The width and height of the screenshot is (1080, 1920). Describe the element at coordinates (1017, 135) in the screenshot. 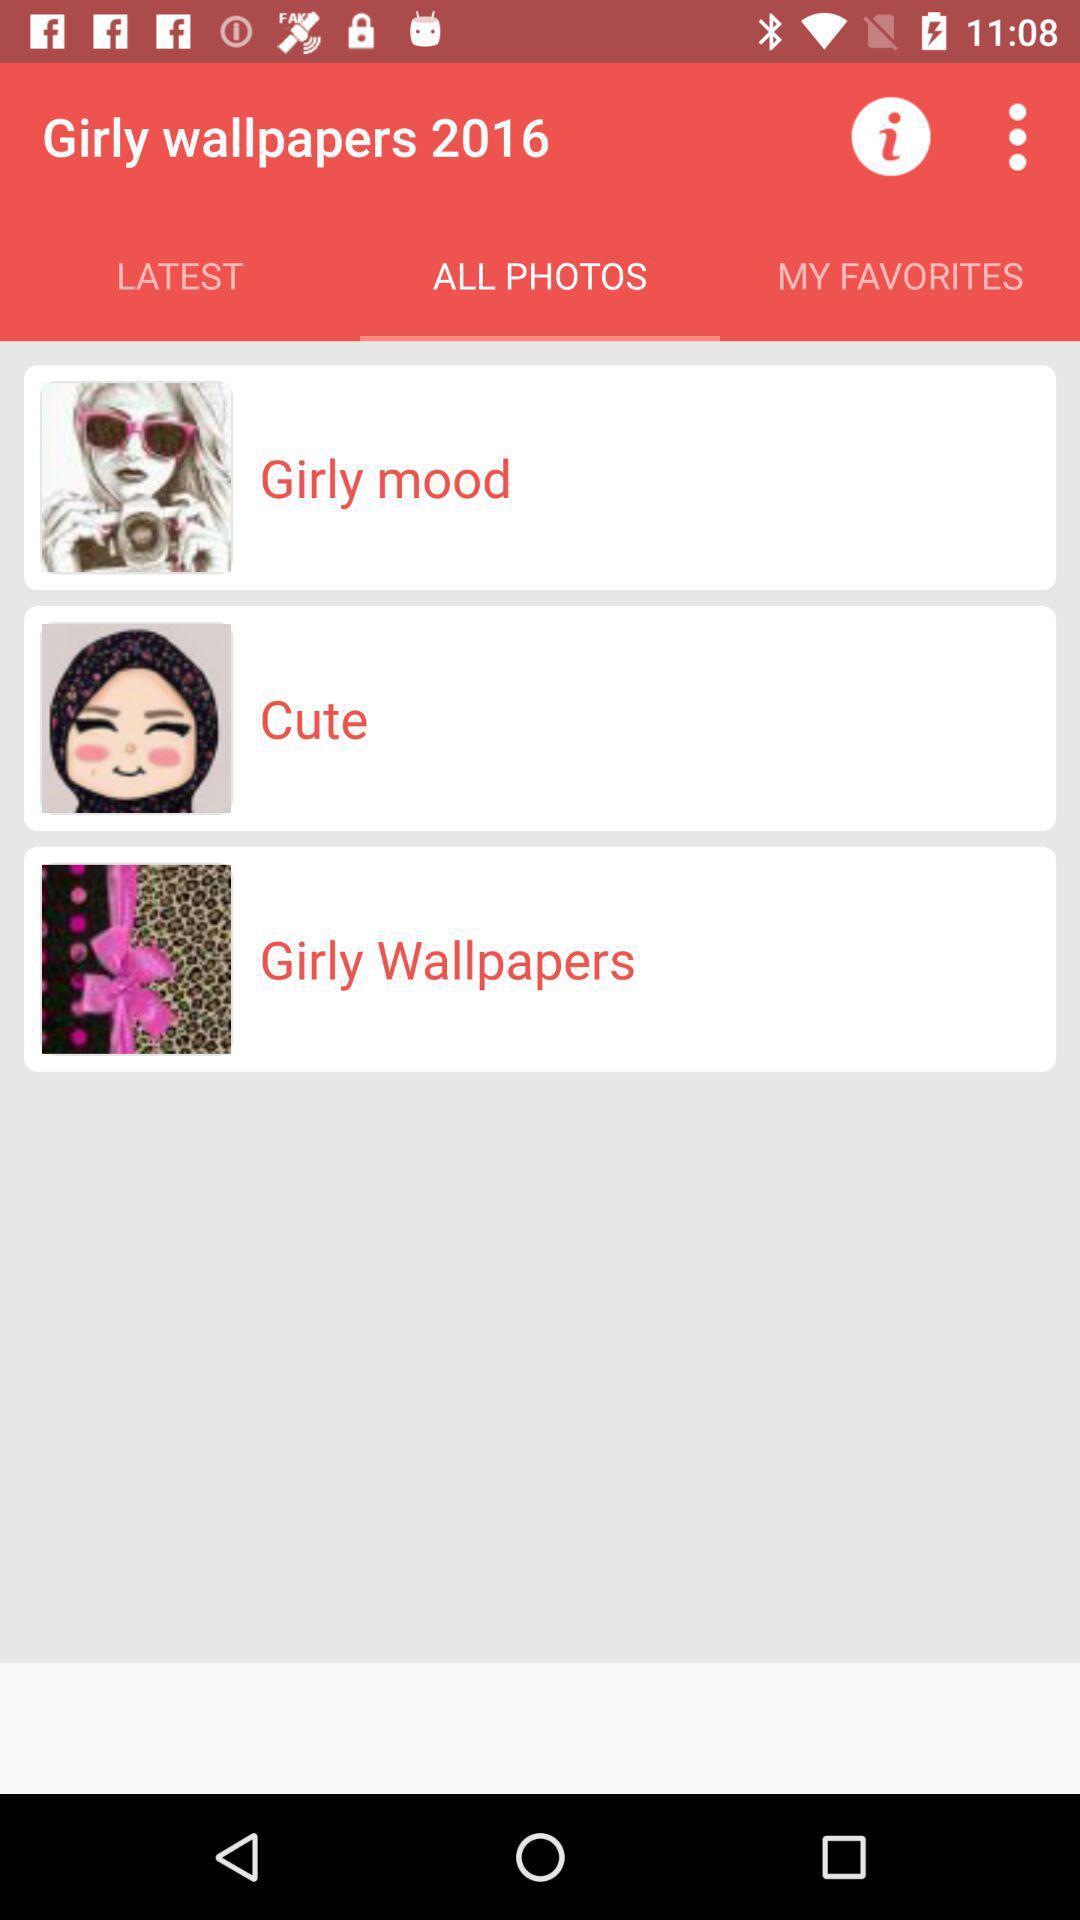

I see `the item above my favorites` at that location.